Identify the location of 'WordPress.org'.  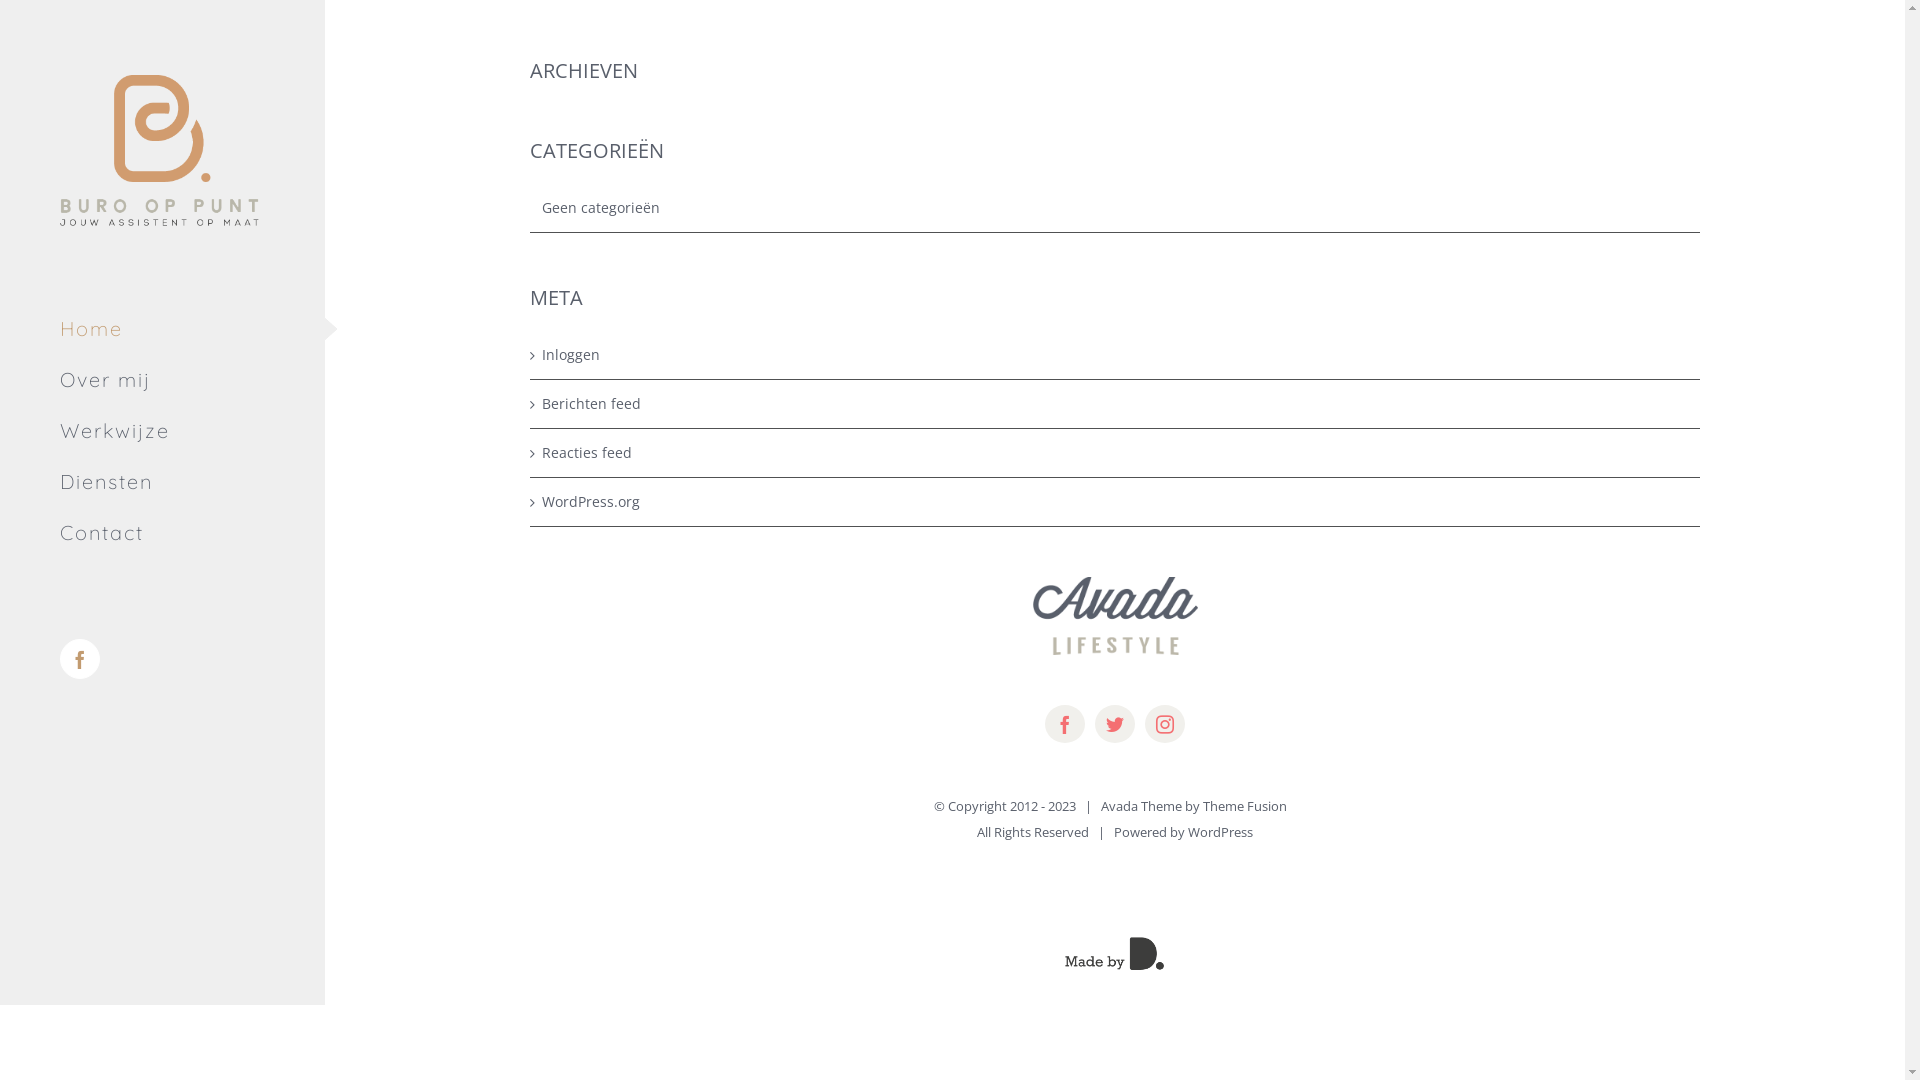
(542, 500).